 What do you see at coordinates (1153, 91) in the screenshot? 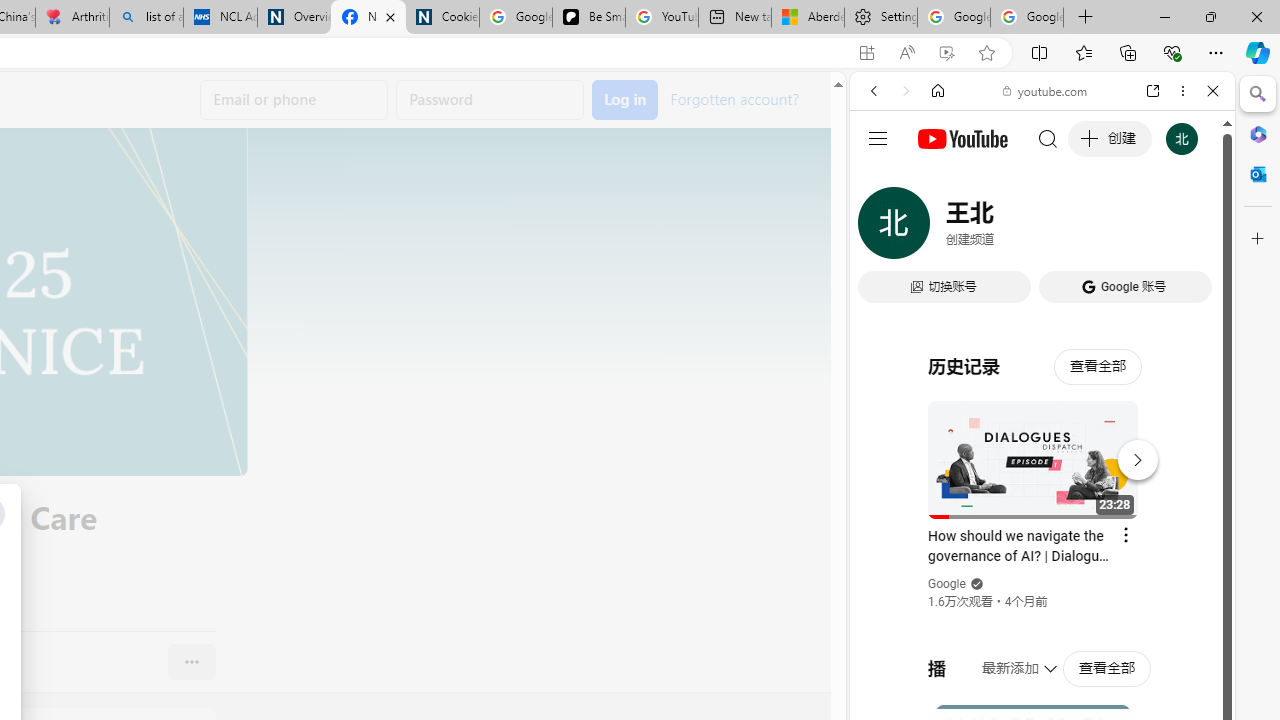
I see `'Open link in new tab'` at bounding box center [1153, 91].